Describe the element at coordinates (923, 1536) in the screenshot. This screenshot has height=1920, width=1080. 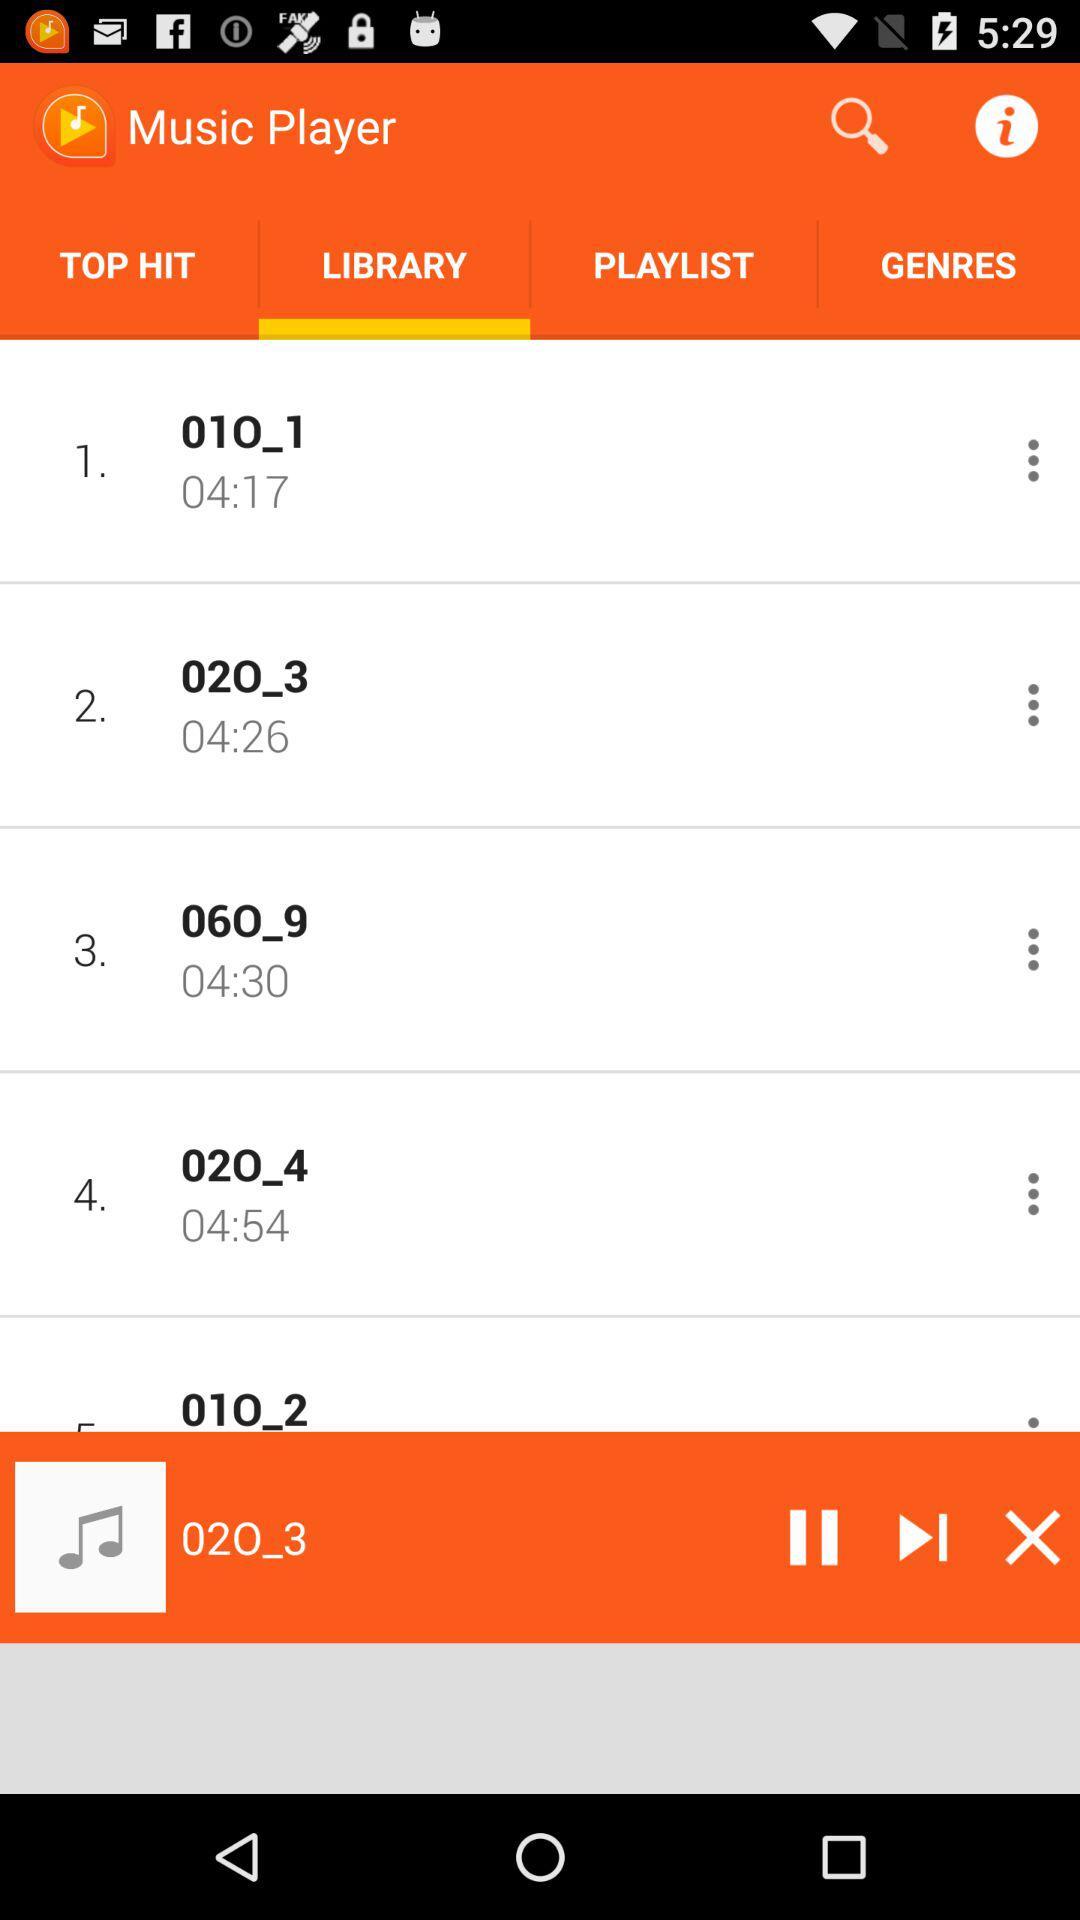
I see `next item` at that location.